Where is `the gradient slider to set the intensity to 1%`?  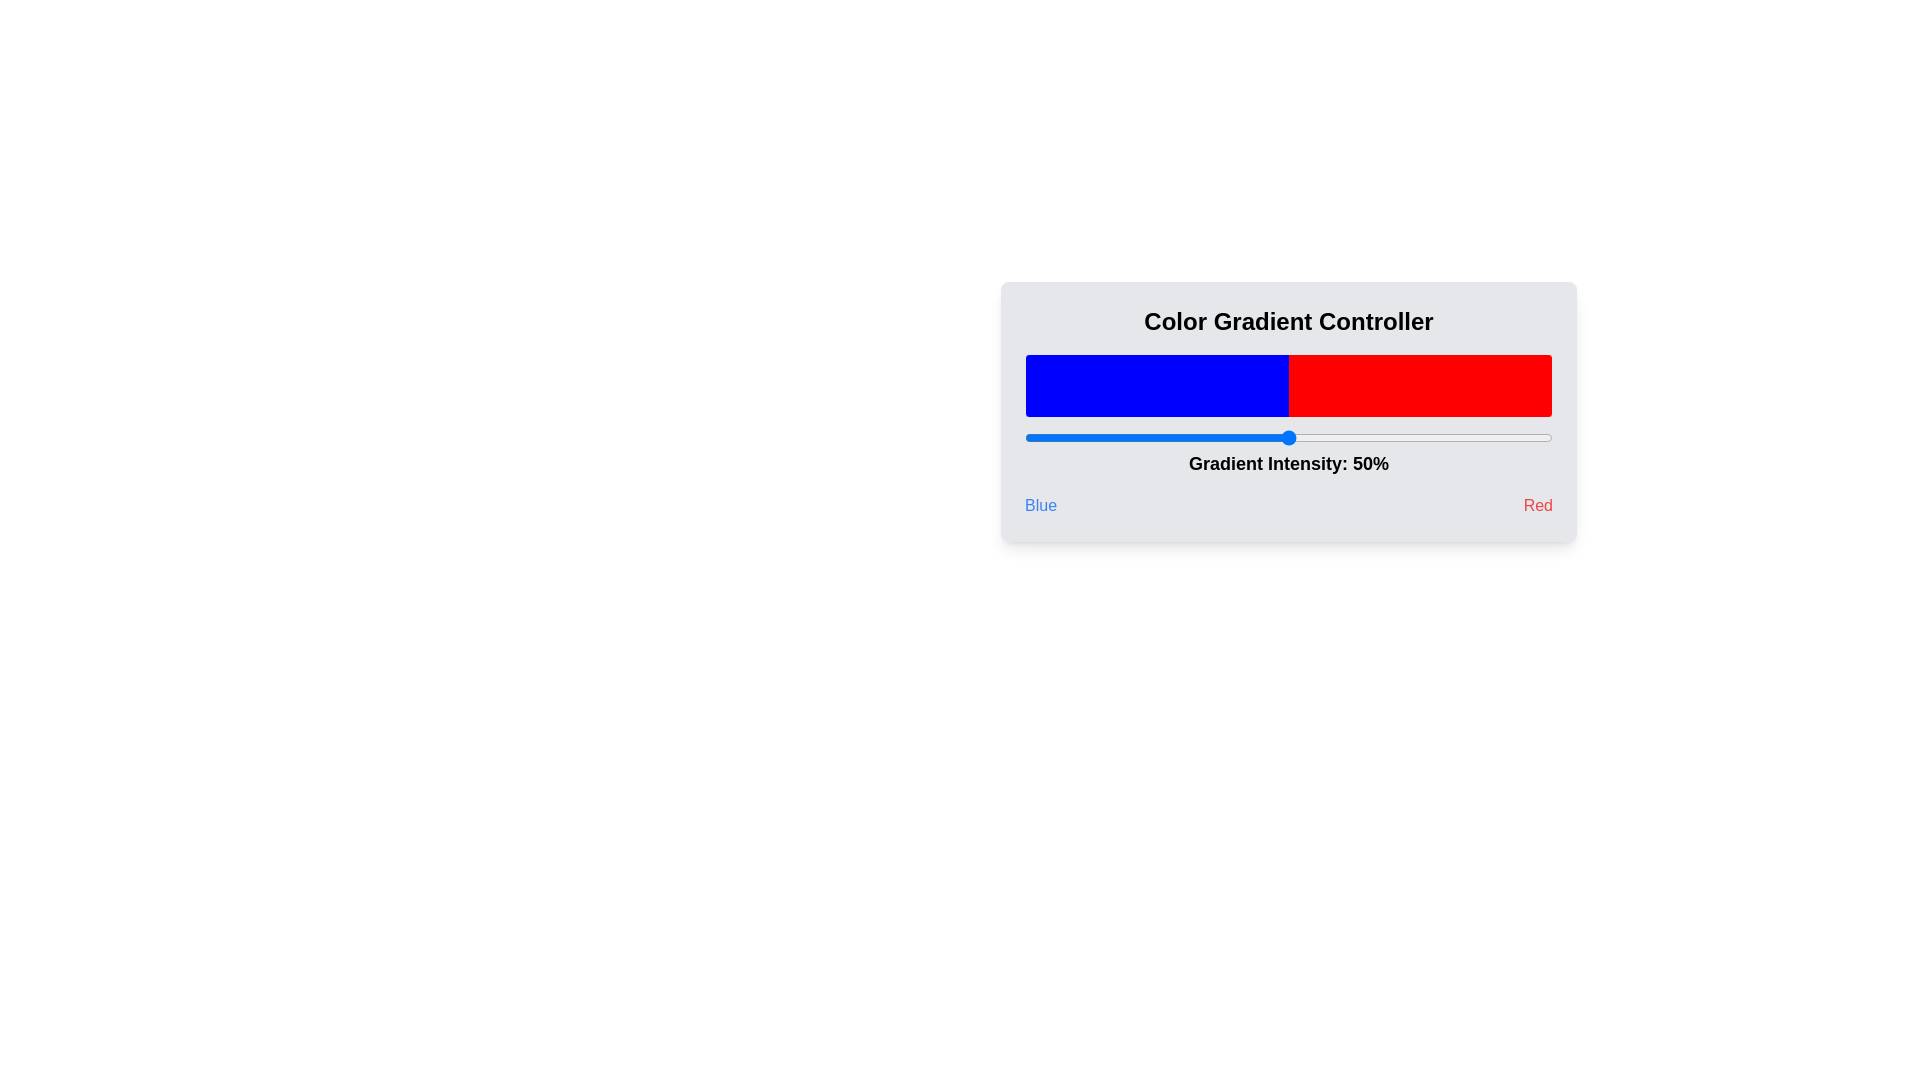 the gradient slider to set the intensity to 1% is located at coordinates (1030, 437).